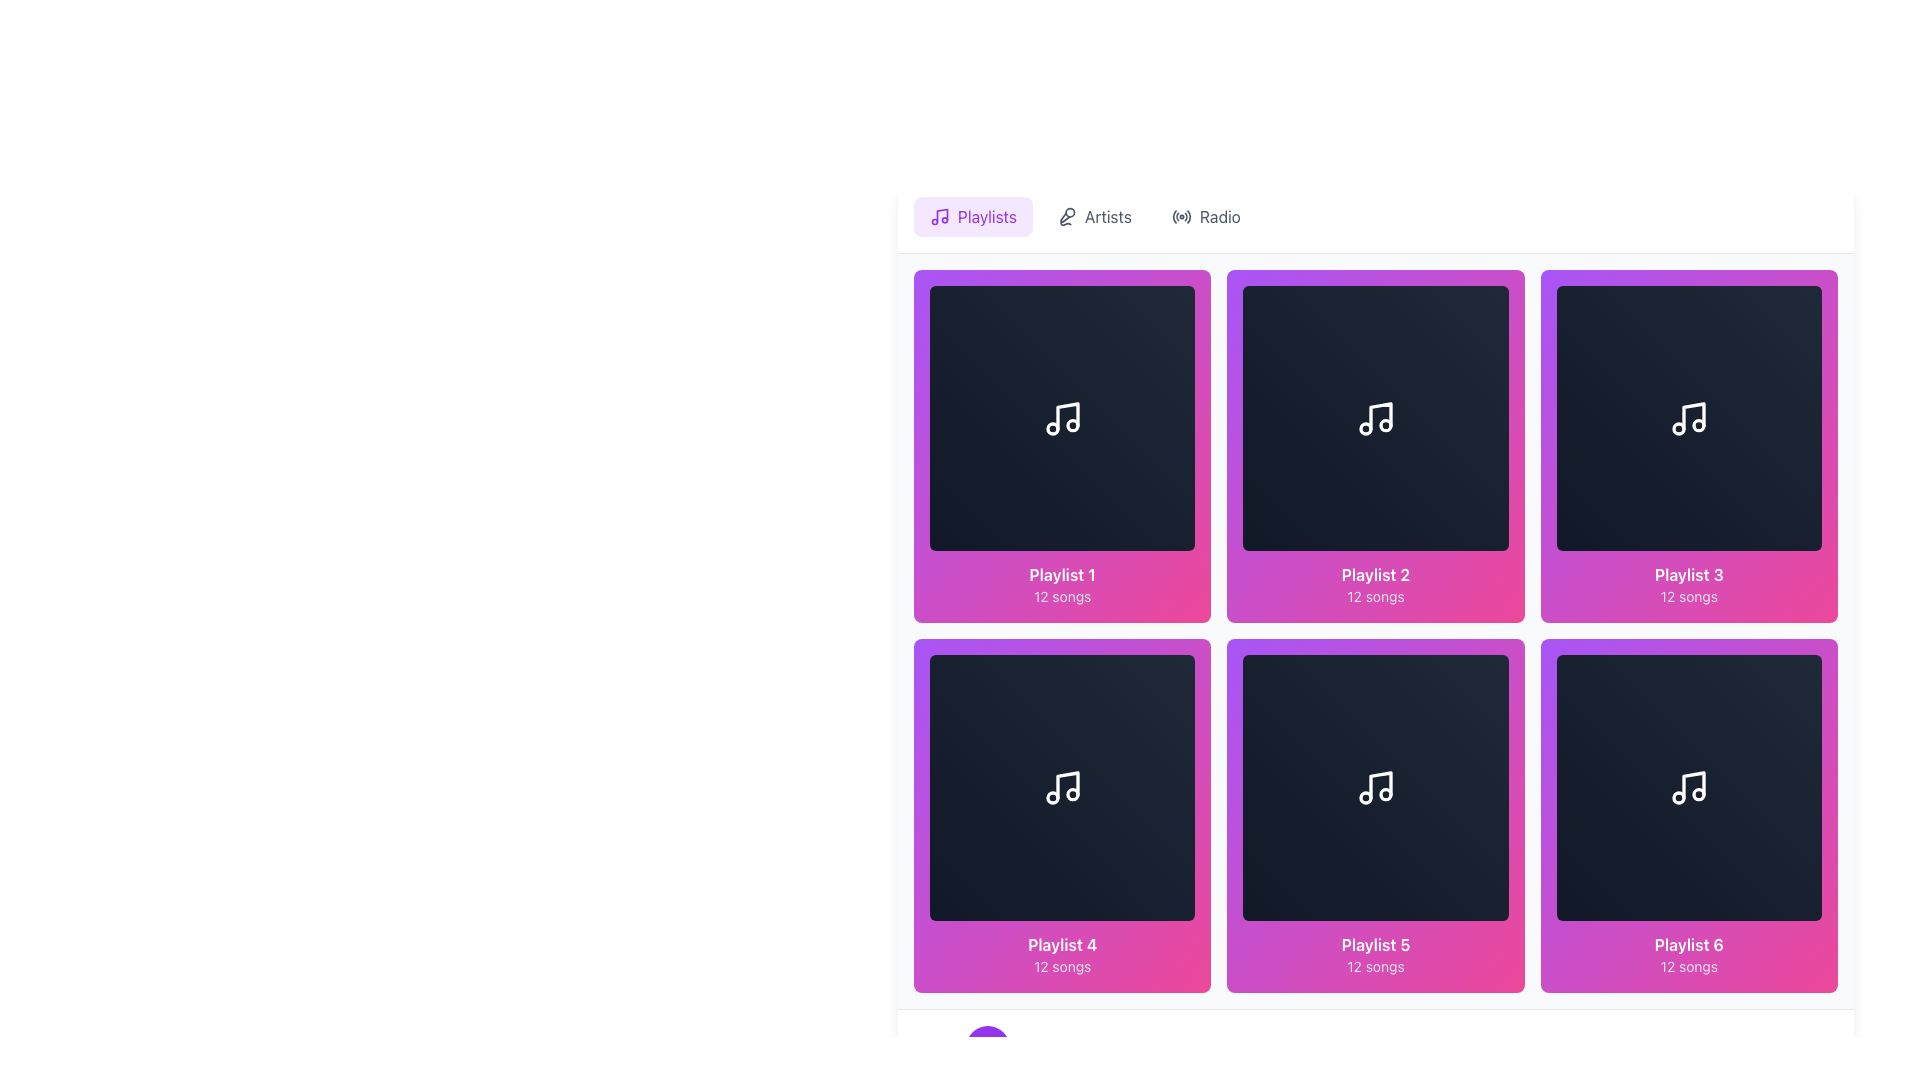 This screenshot has height=1080, width=1920. Describe the element at coordinates (1061, 417) in the screenshot. I see `the musical notes icon, which is represented in a white outline style against a dark background` at that location.